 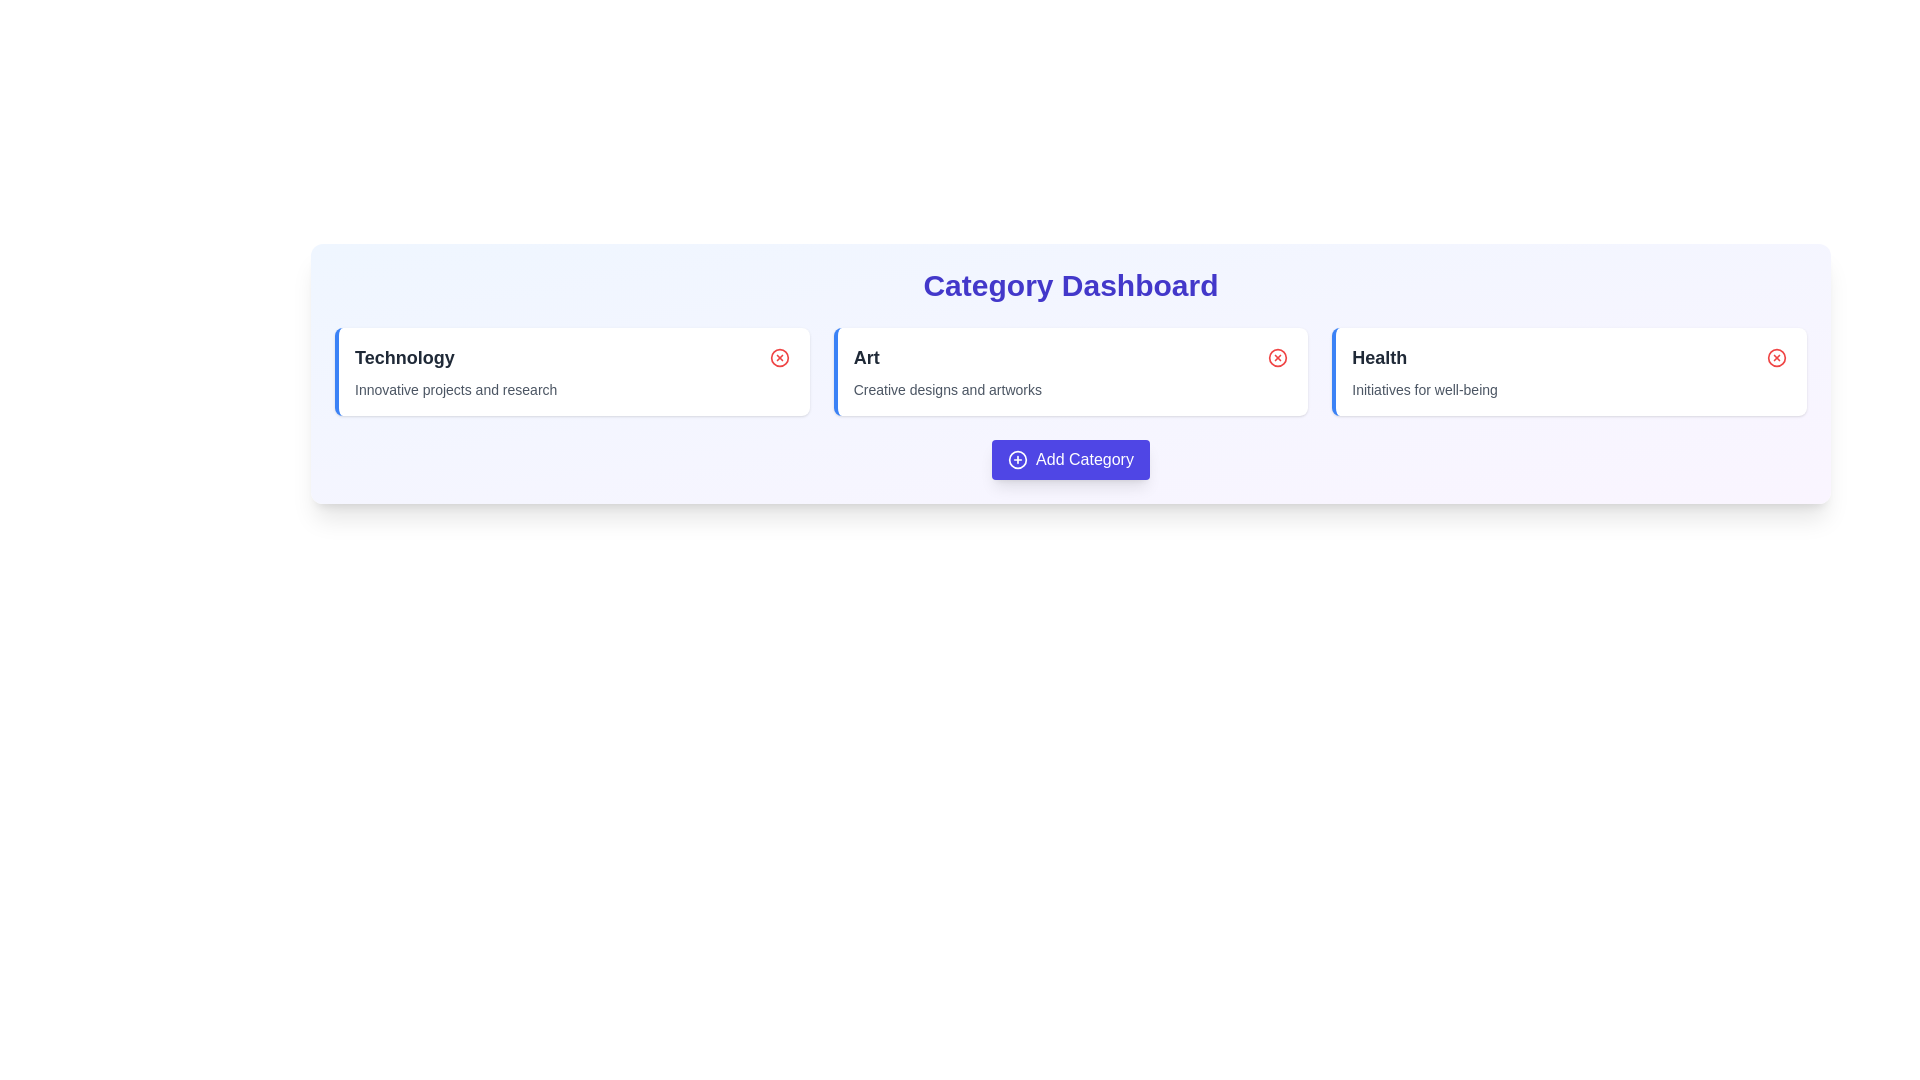 I want to click on title and description of the 'Art' category card, which is the second card in a row of three cards displayed within a grid layout, so click(x=1069, y=371).